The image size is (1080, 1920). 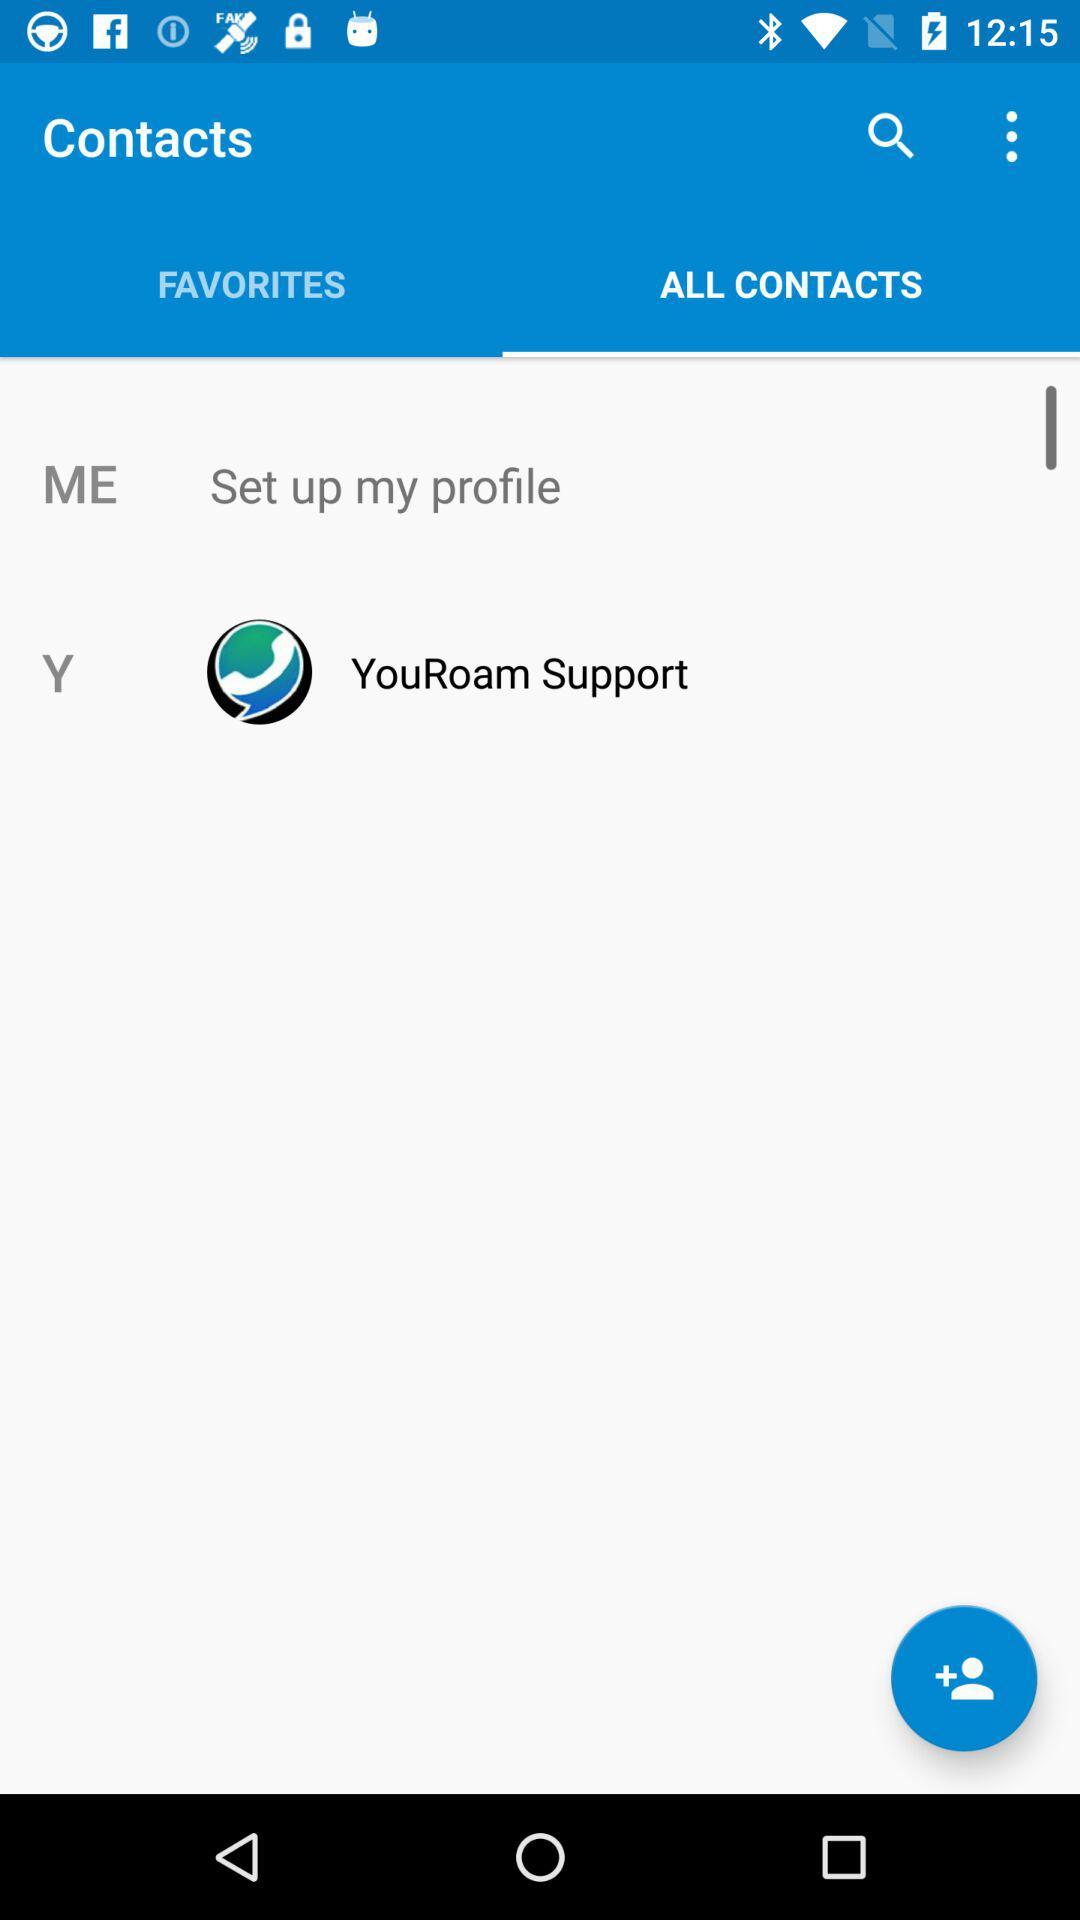 What do you see at coordinates (790, 282) in the screenshot?
I see `all contacts` at bounding box center [790, 282].